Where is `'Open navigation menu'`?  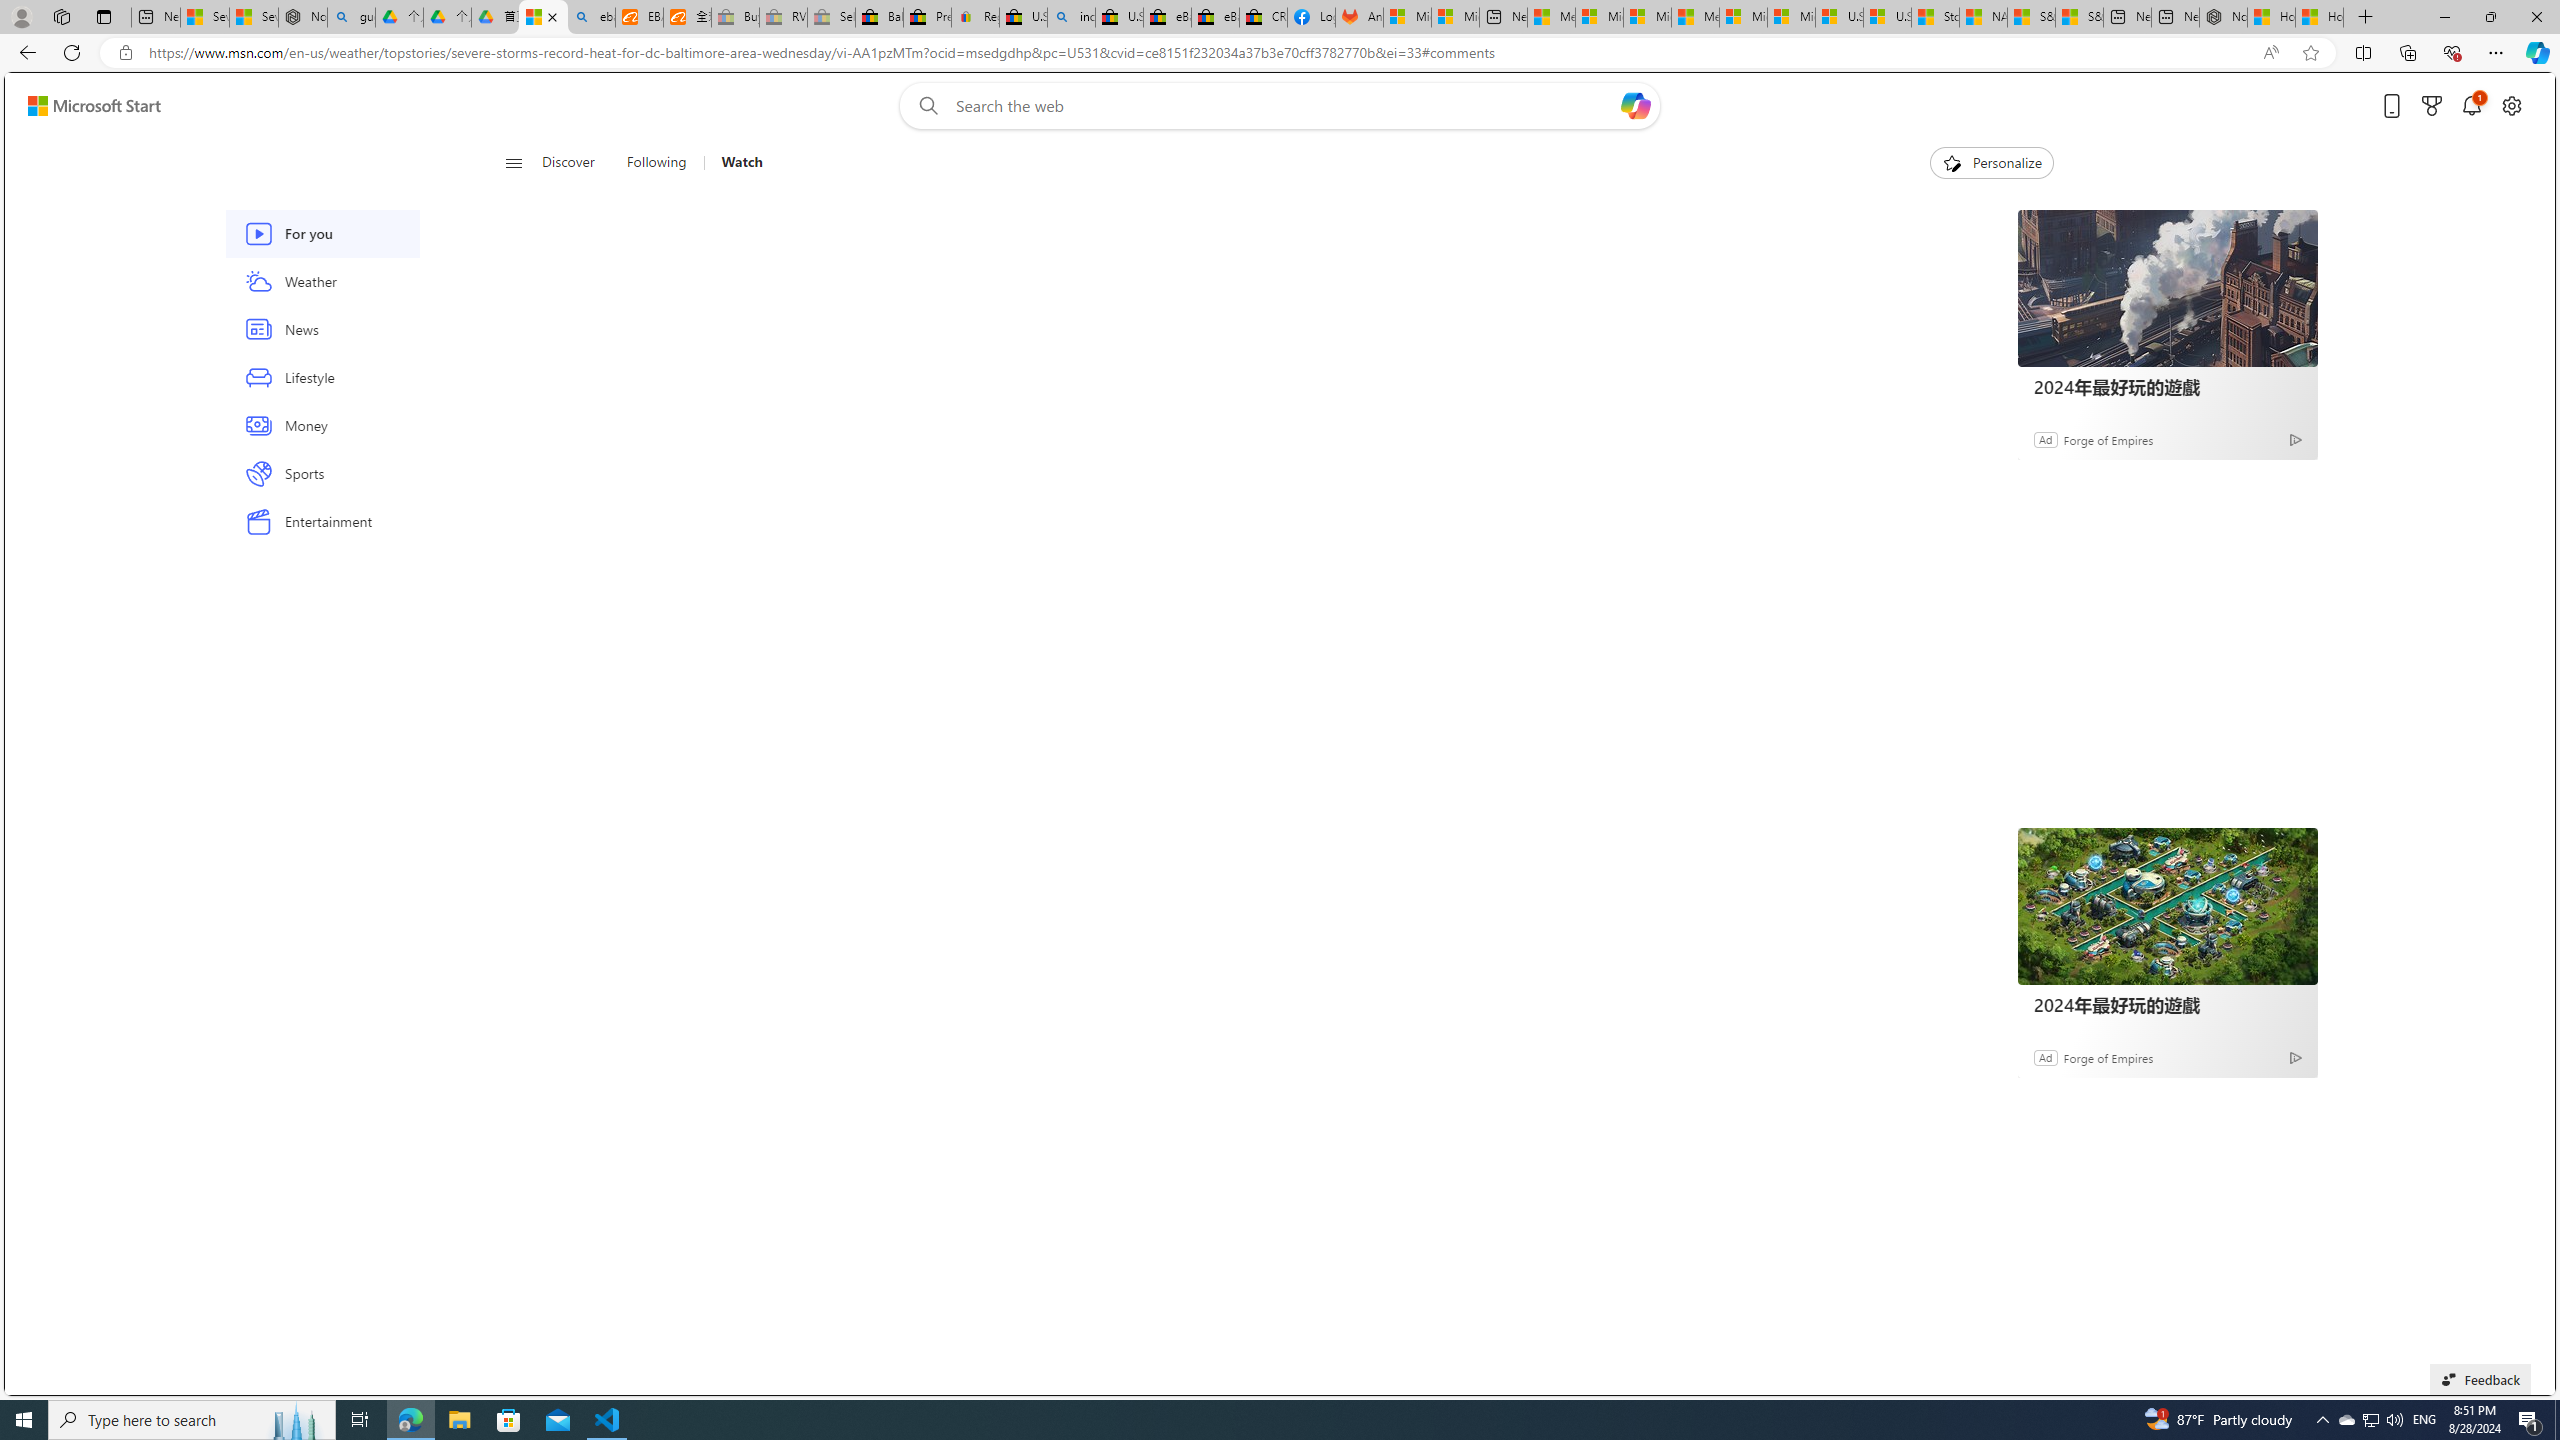 'Open navigation menu' is located at coordinates (513, 161).